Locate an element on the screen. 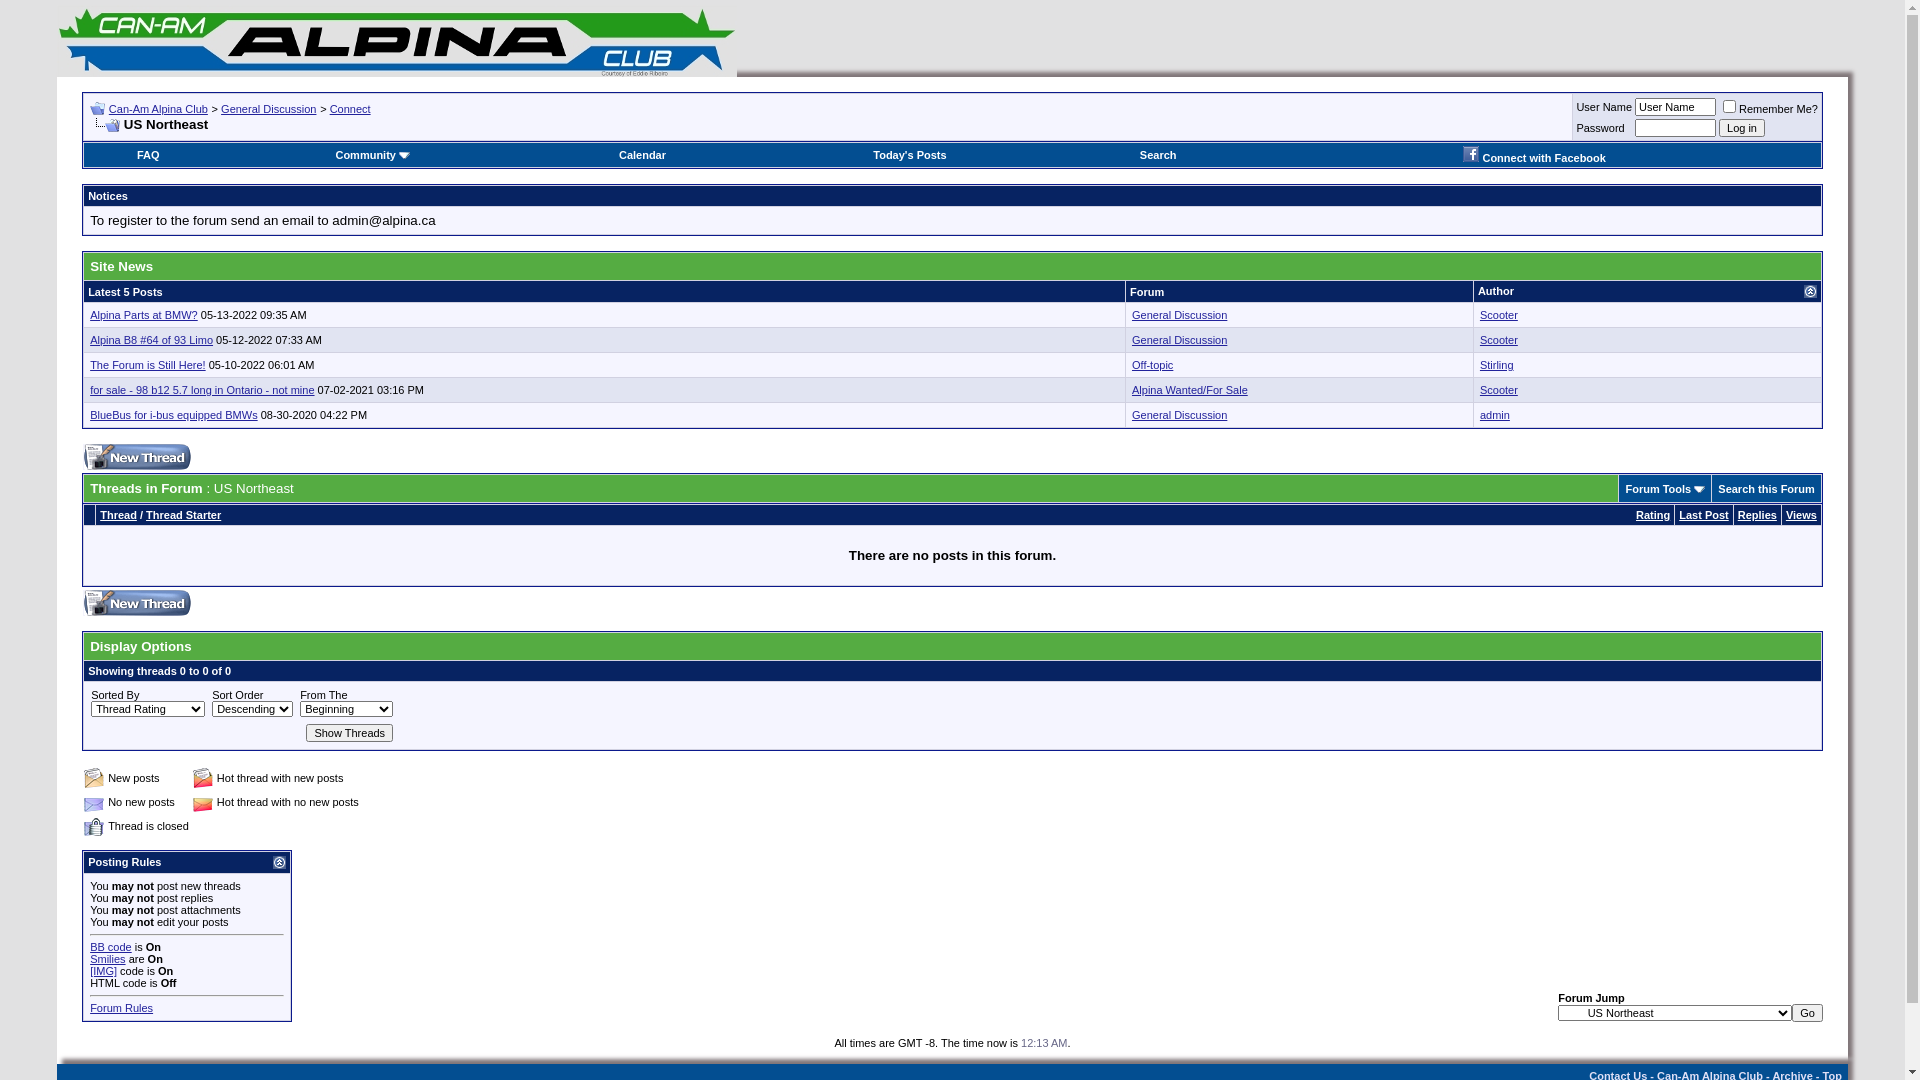  'Log in' is located at coordinates (1741, 127).